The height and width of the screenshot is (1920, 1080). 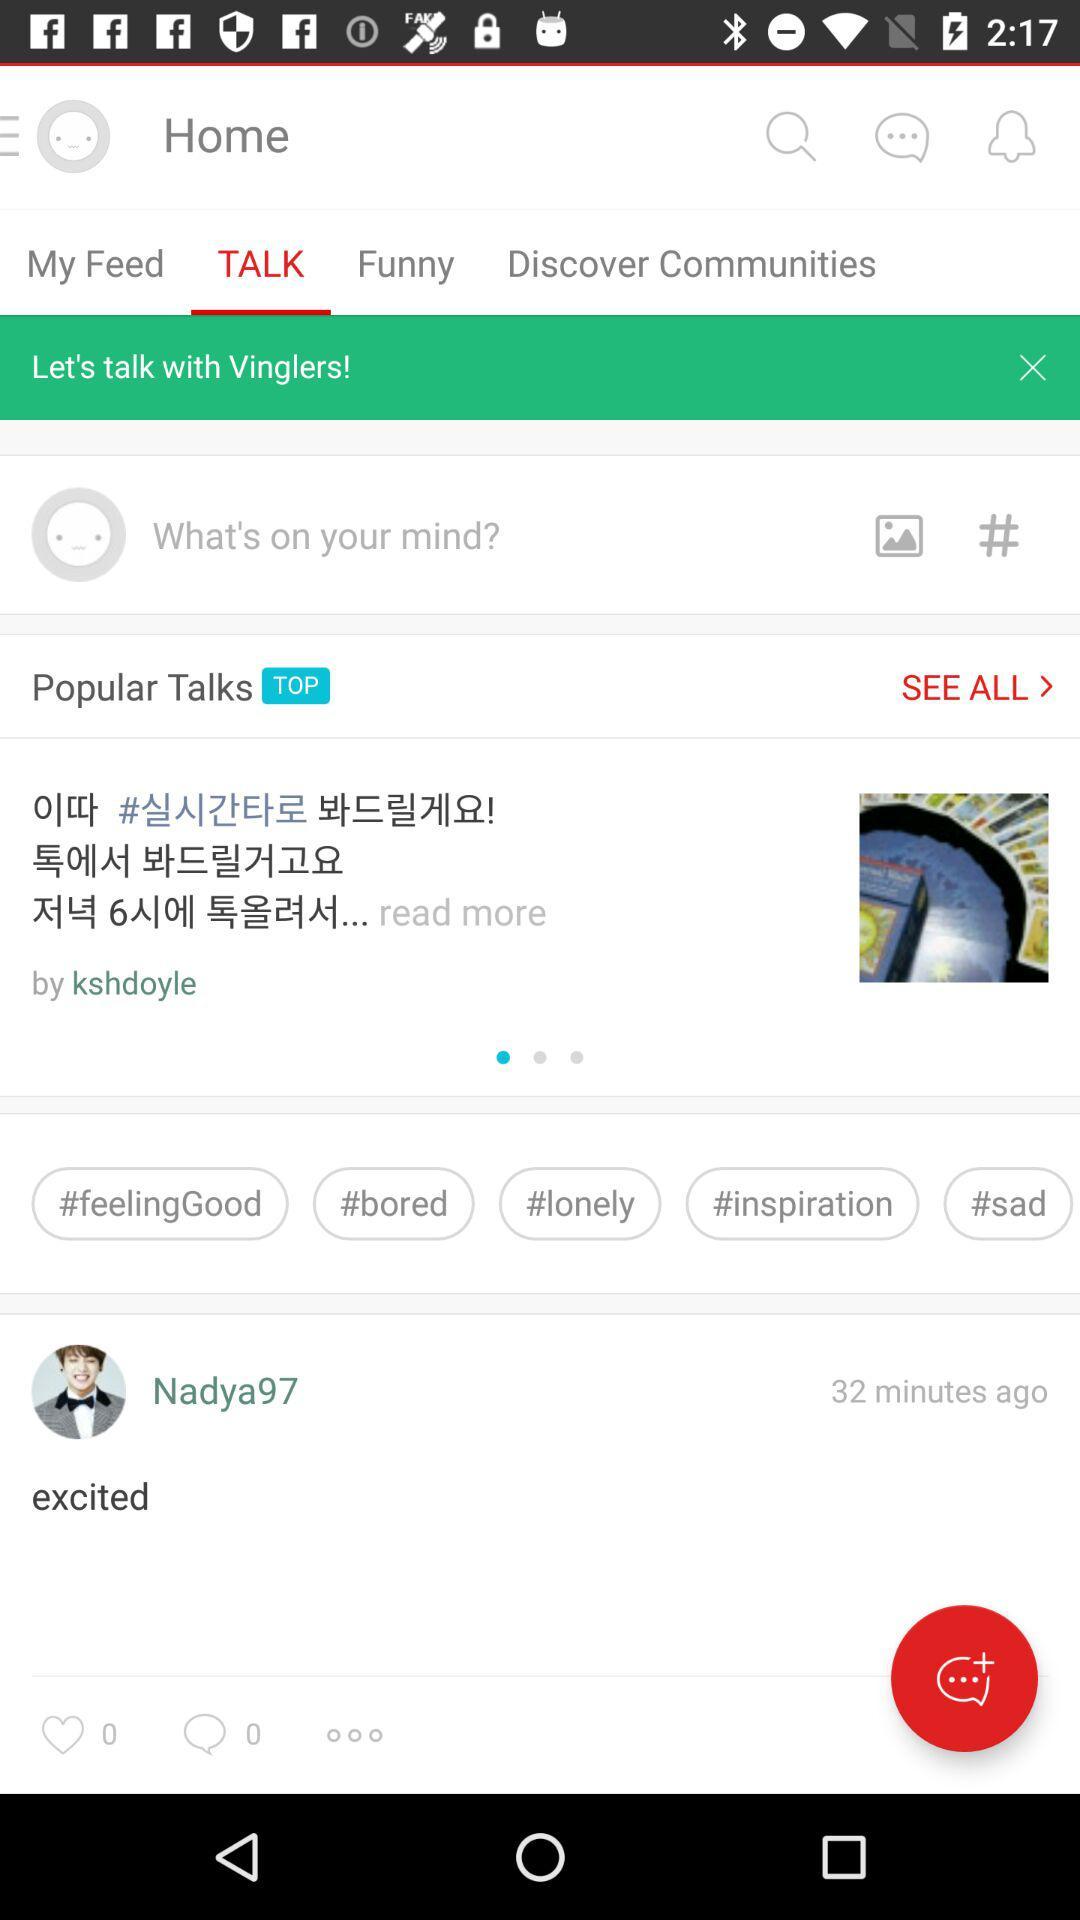 What do you see at coordinates (789, 135) in the screenshot?
I see `the search icon` at bounding box center [789, 135].